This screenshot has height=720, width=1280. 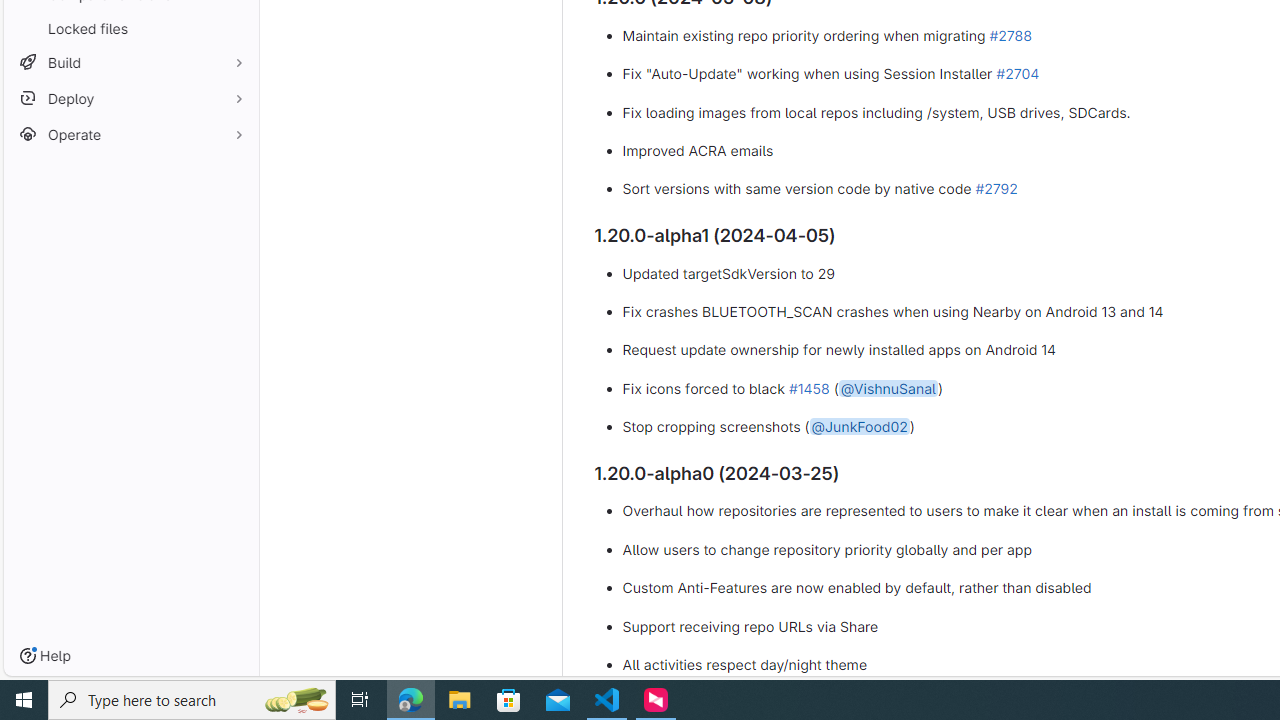 I want to click on '@VishnuSanal', so click(x=887, y=387).